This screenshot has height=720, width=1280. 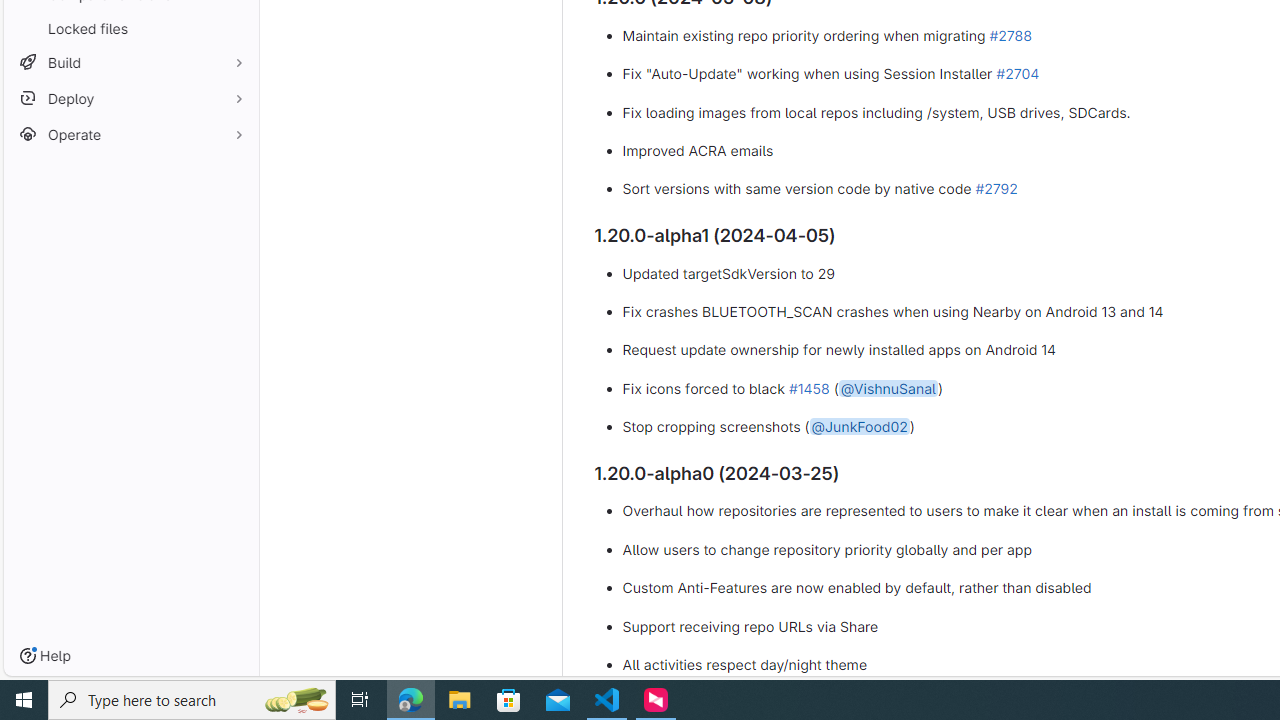 I want to click on '@VishnuSanal', so click(x=887, y=387).